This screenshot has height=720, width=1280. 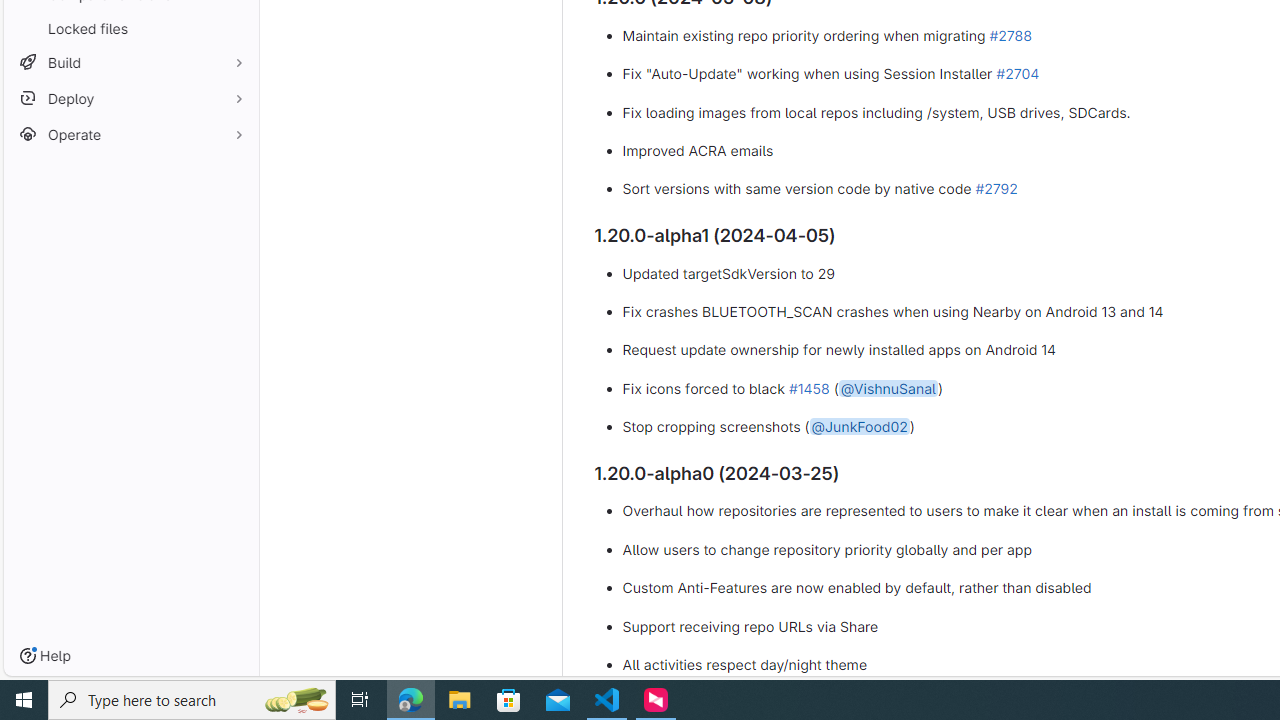 I want to click on '@VishnuSanal', so click(x=887, y=387).